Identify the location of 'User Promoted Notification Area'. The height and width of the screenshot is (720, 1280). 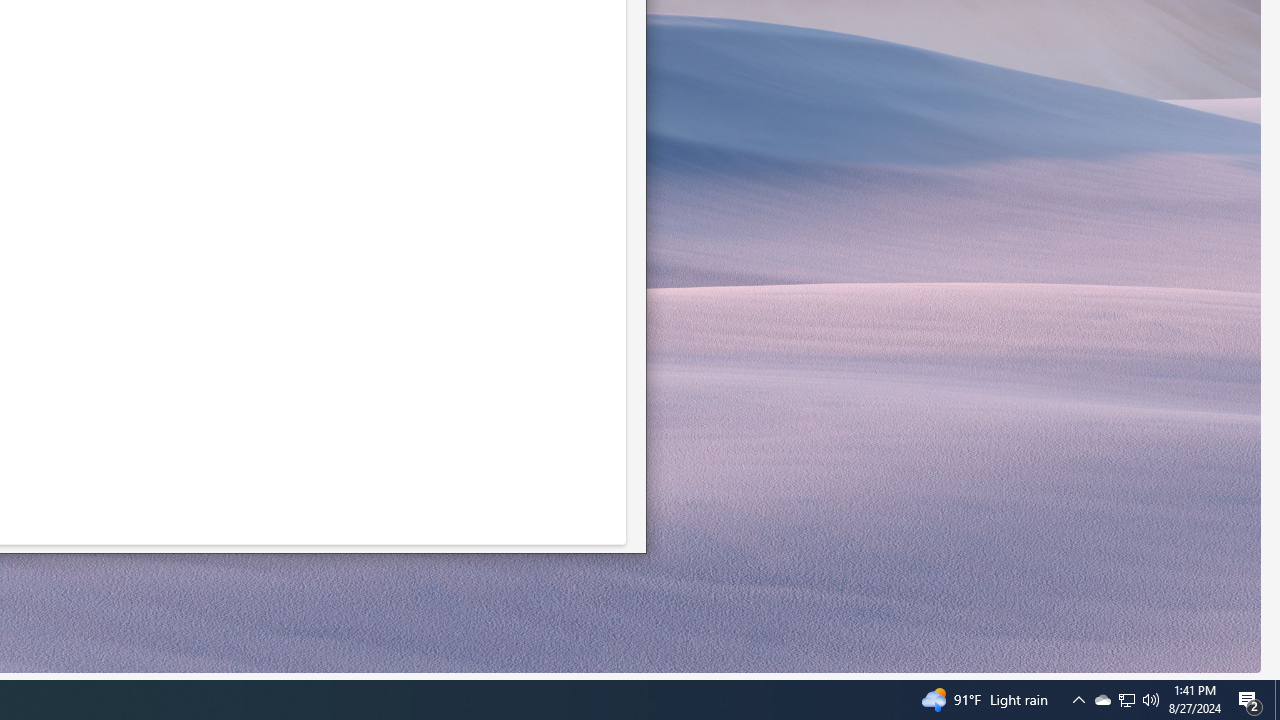
(1078, 698).